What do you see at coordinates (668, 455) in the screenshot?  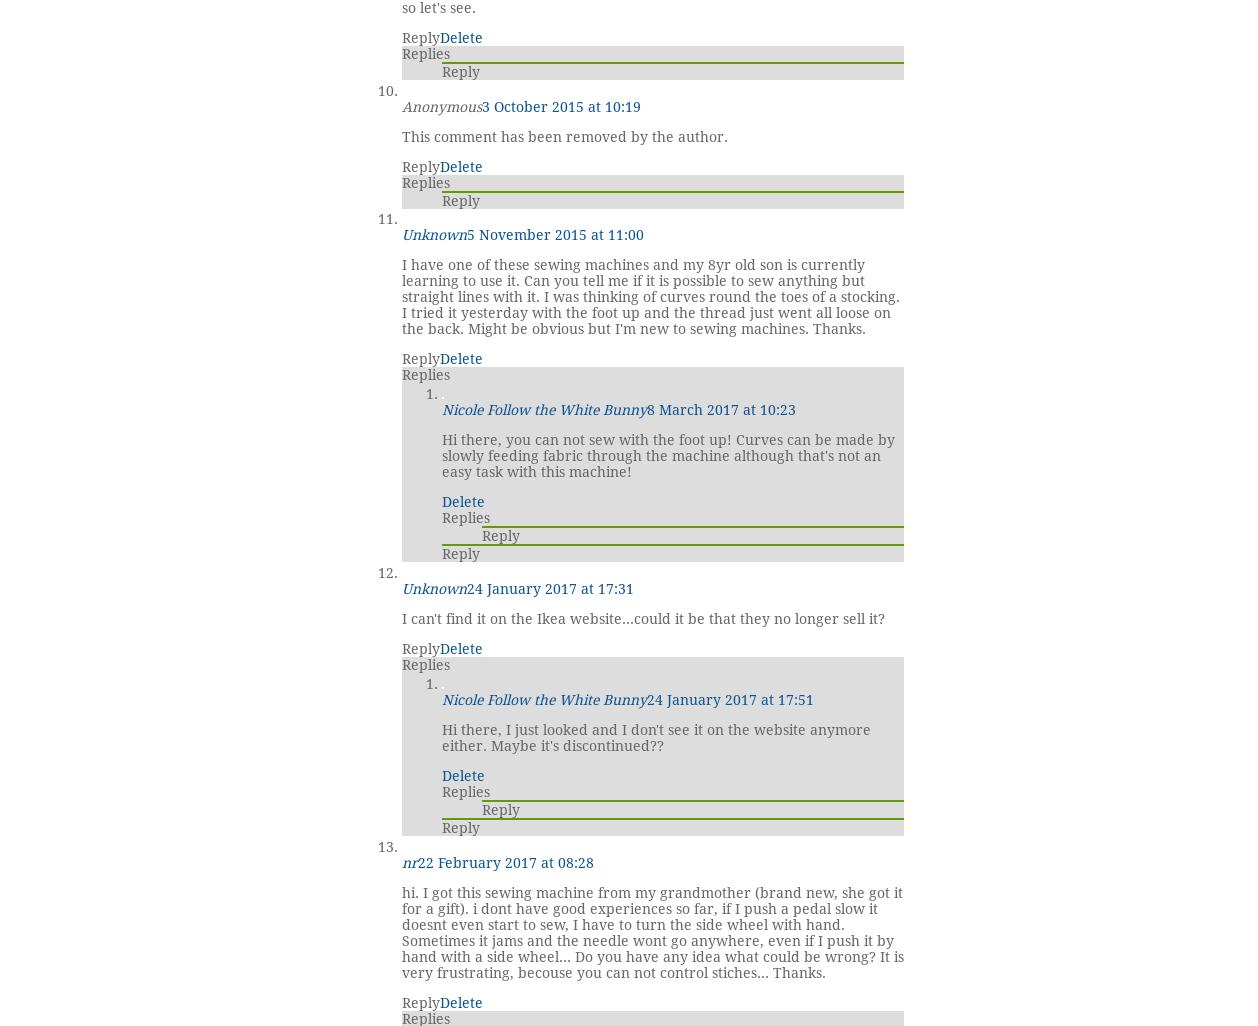 I see `'Hi there, you can not sew with the foot up! Curves can be made by slowly feeding fabric through the machine although that's not an easy task with this machine!'` at bounding box center [668, 455].